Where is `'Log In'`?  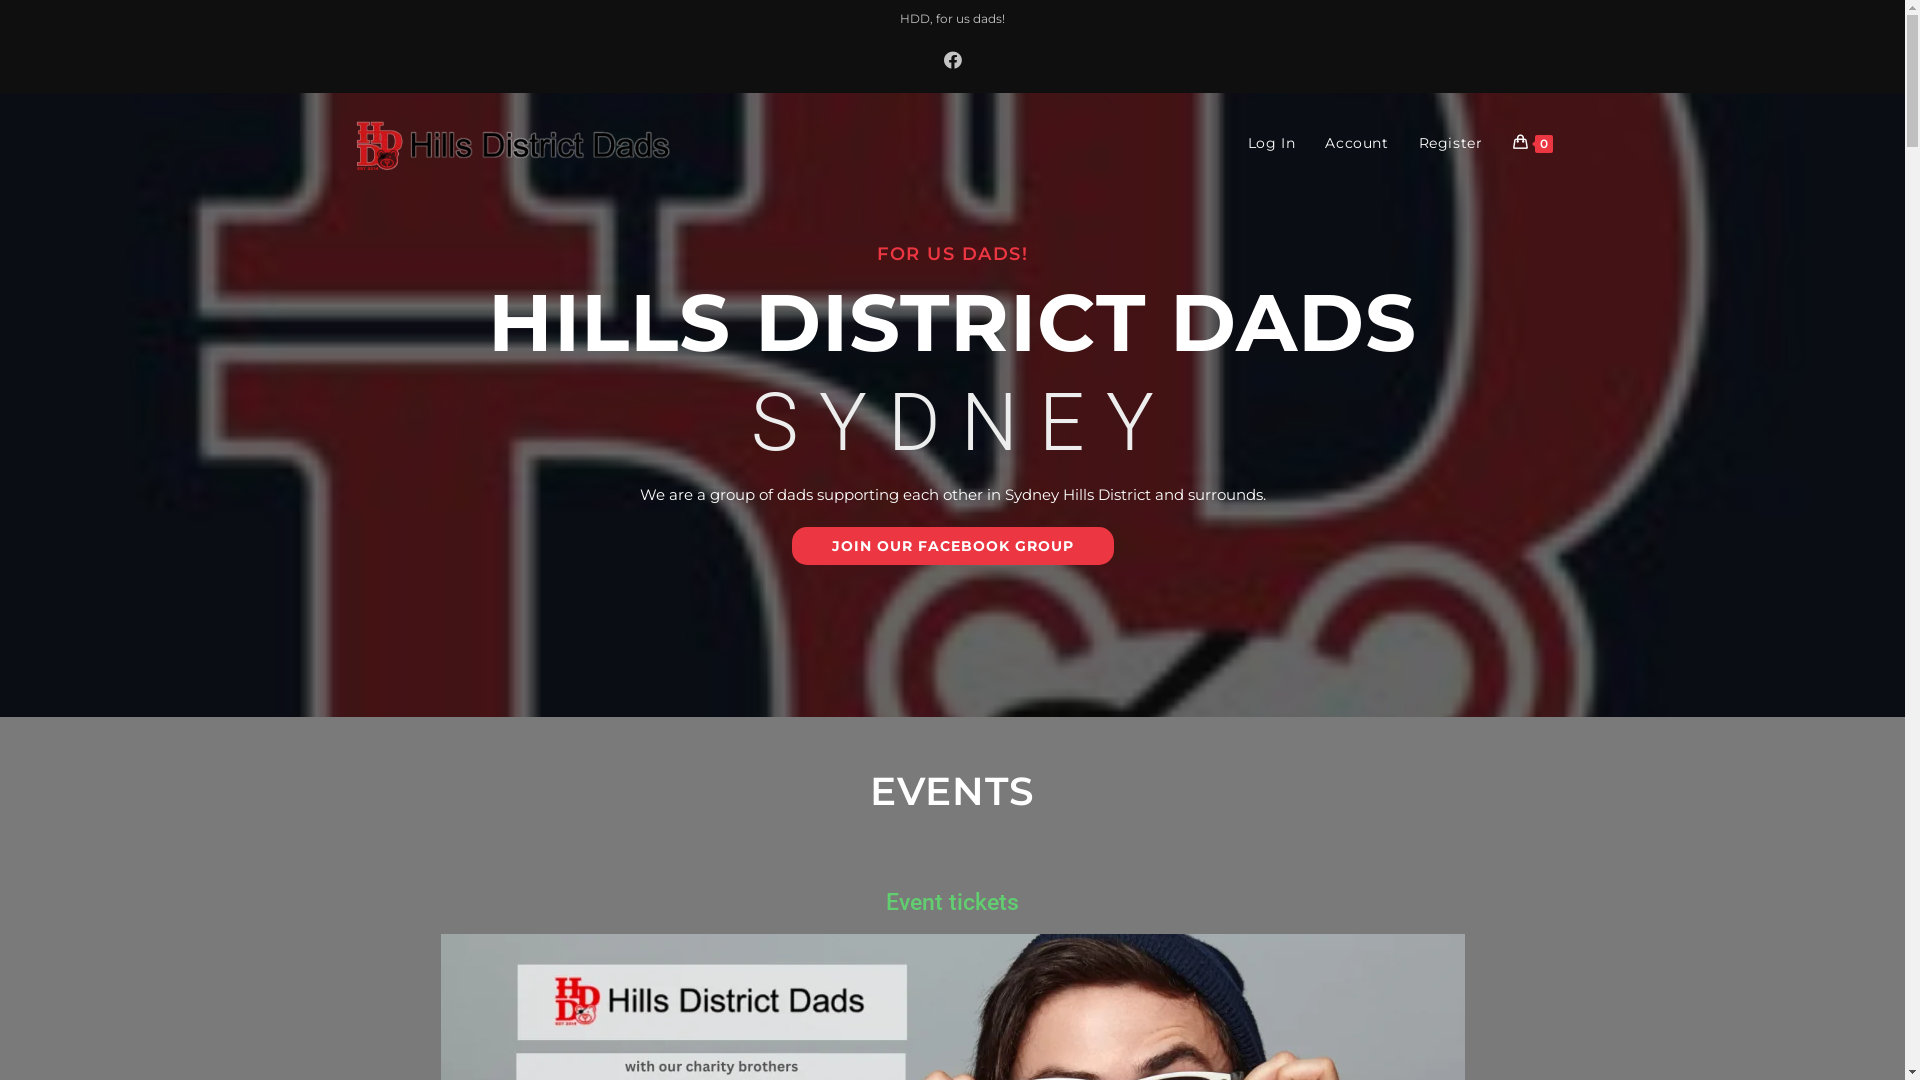
'Log In' is located at coordinates (1271, 141).